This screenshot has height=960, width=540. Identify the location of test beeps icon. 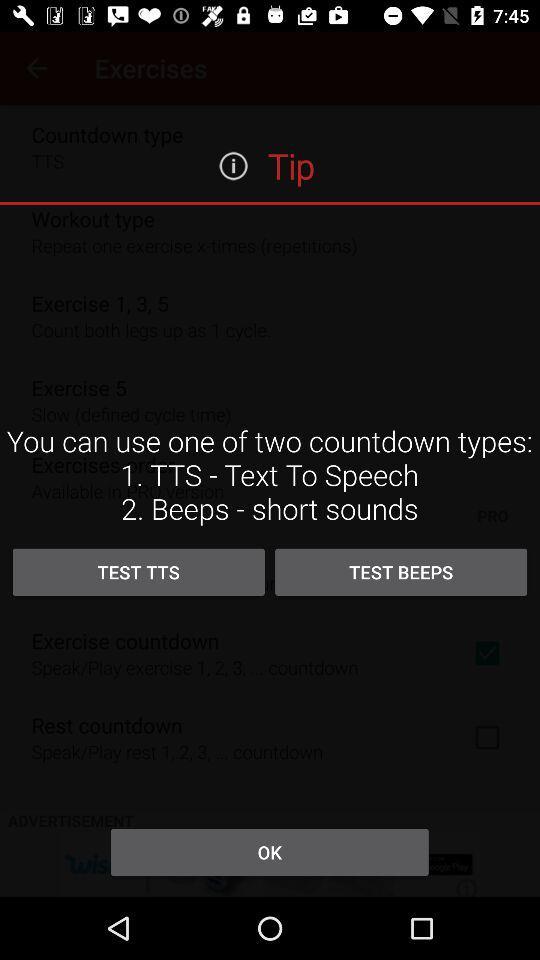
(401, 572).